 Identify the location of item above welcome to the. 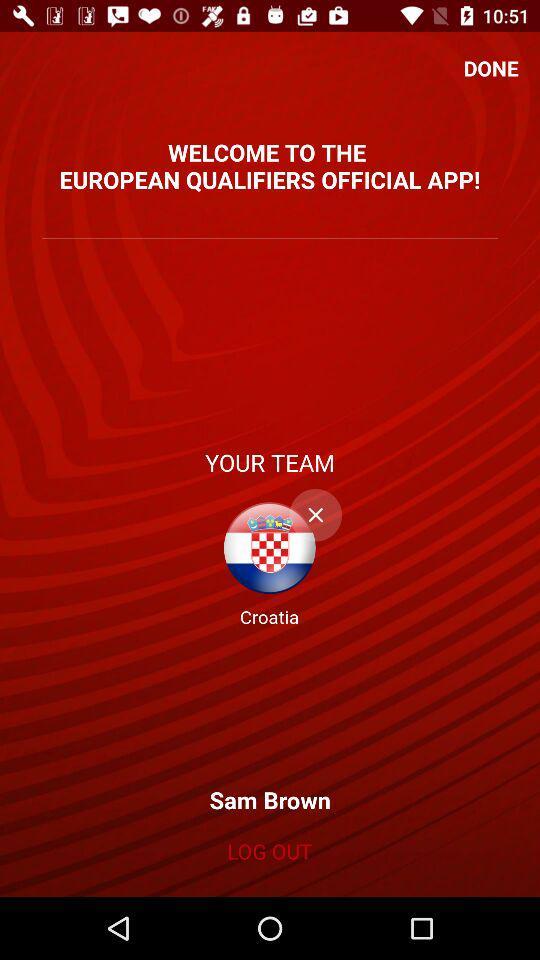
(490, 68).